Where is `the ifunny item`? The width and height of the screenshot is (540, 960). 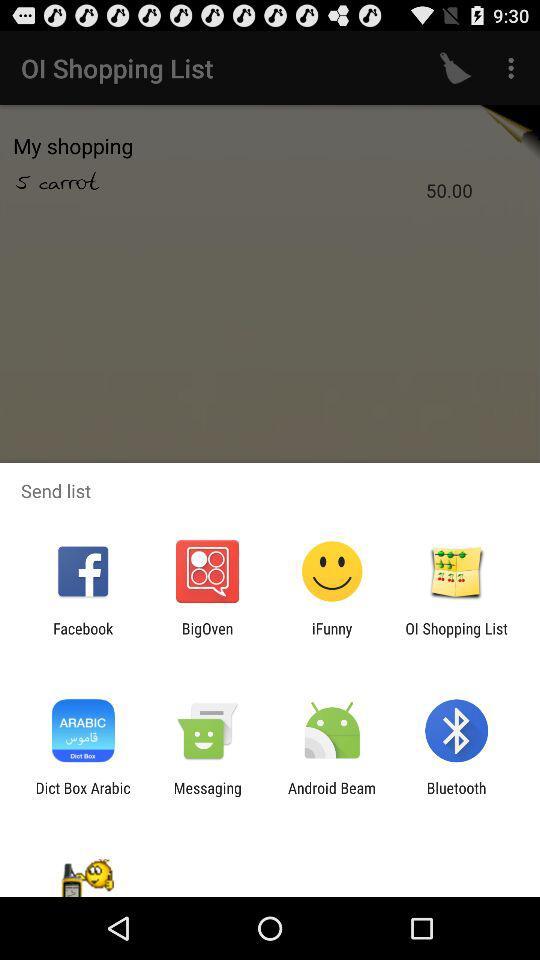
the ifunny item is located at coordinates (332, 636).